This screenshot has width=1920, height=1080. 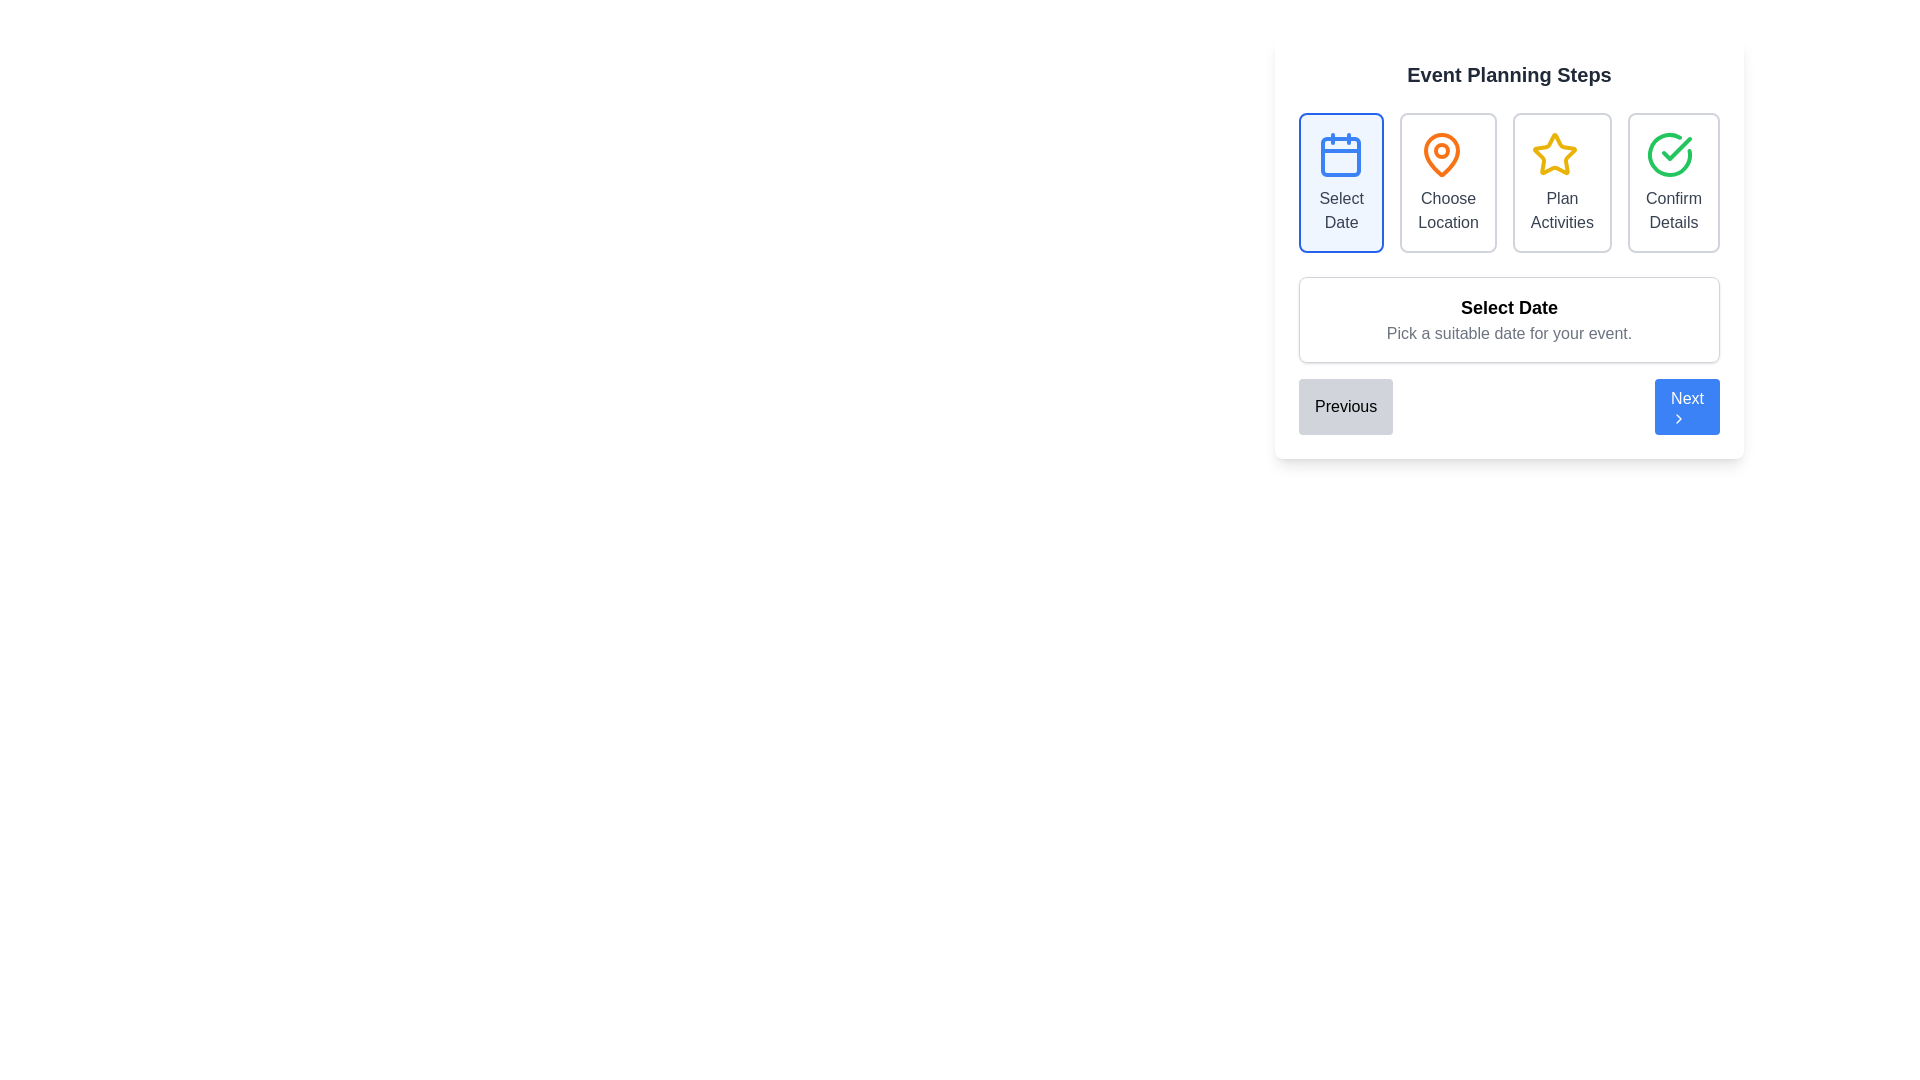 What do you see at coordinates (1670, 153) in the screenshot?
I see `the circular green checkmark icon located at the top right of the 'Event Planning Steps' interface to interact with the step` at bounding box center [1670, 153].